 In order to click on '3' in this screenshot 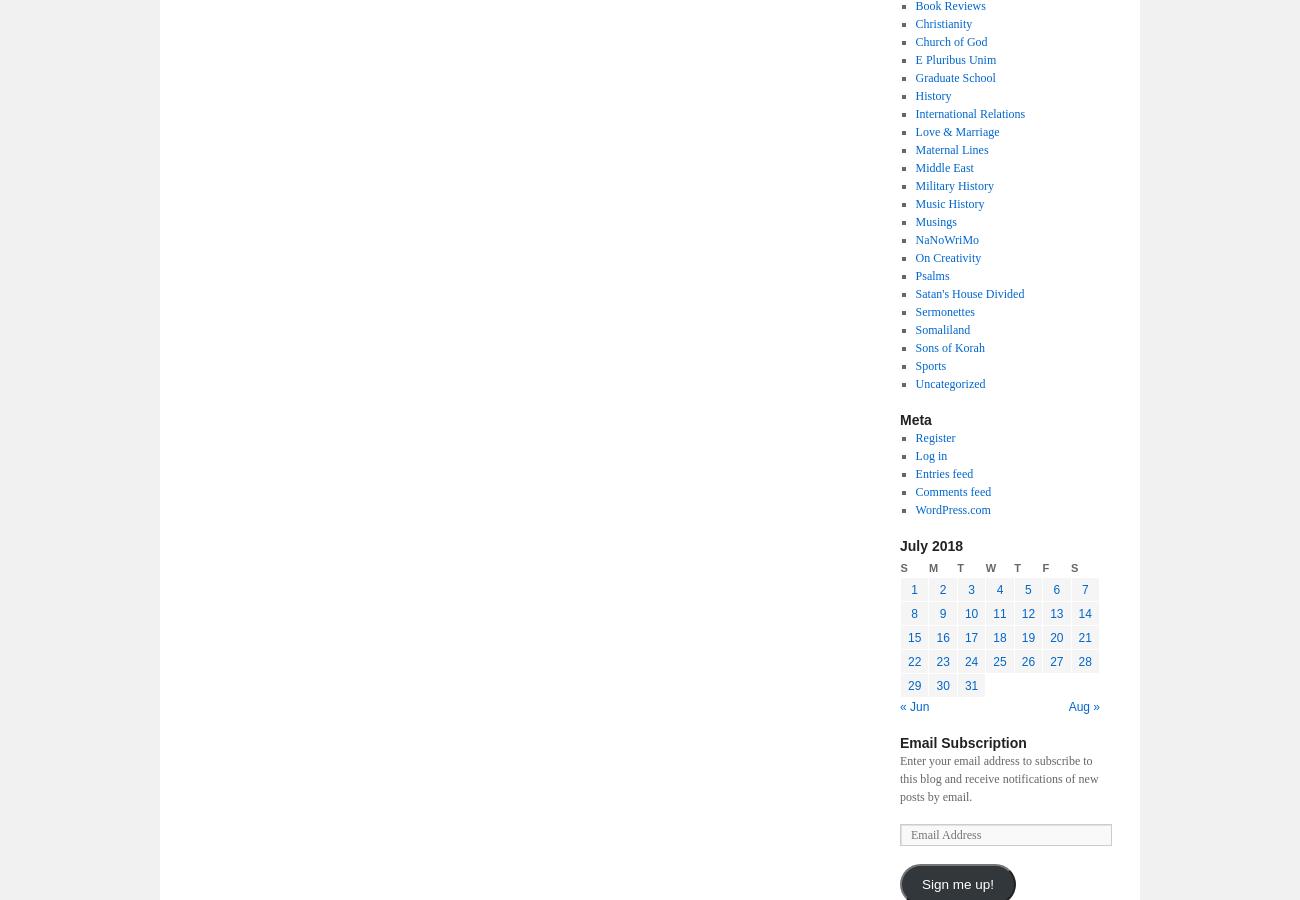, I will do `click(970, 590)`.